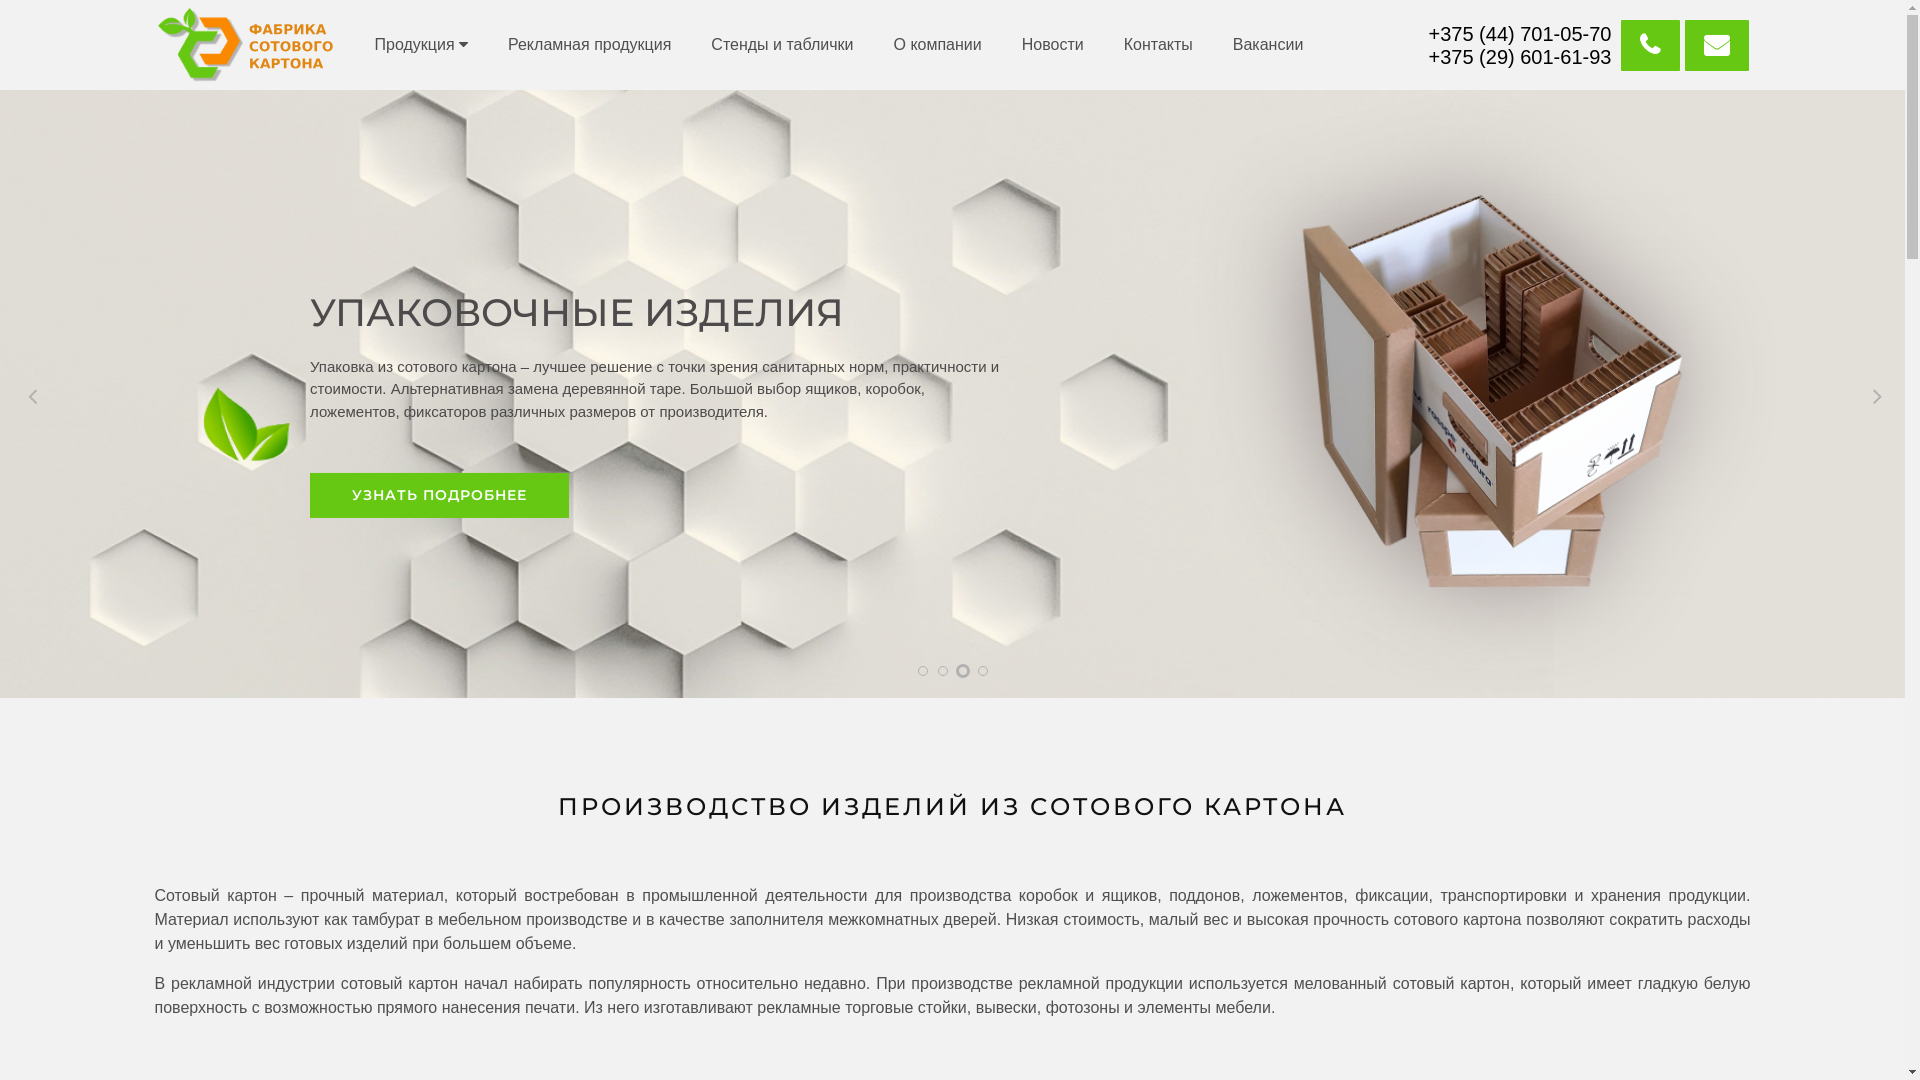  I want to click on '2', so click(941, 671).